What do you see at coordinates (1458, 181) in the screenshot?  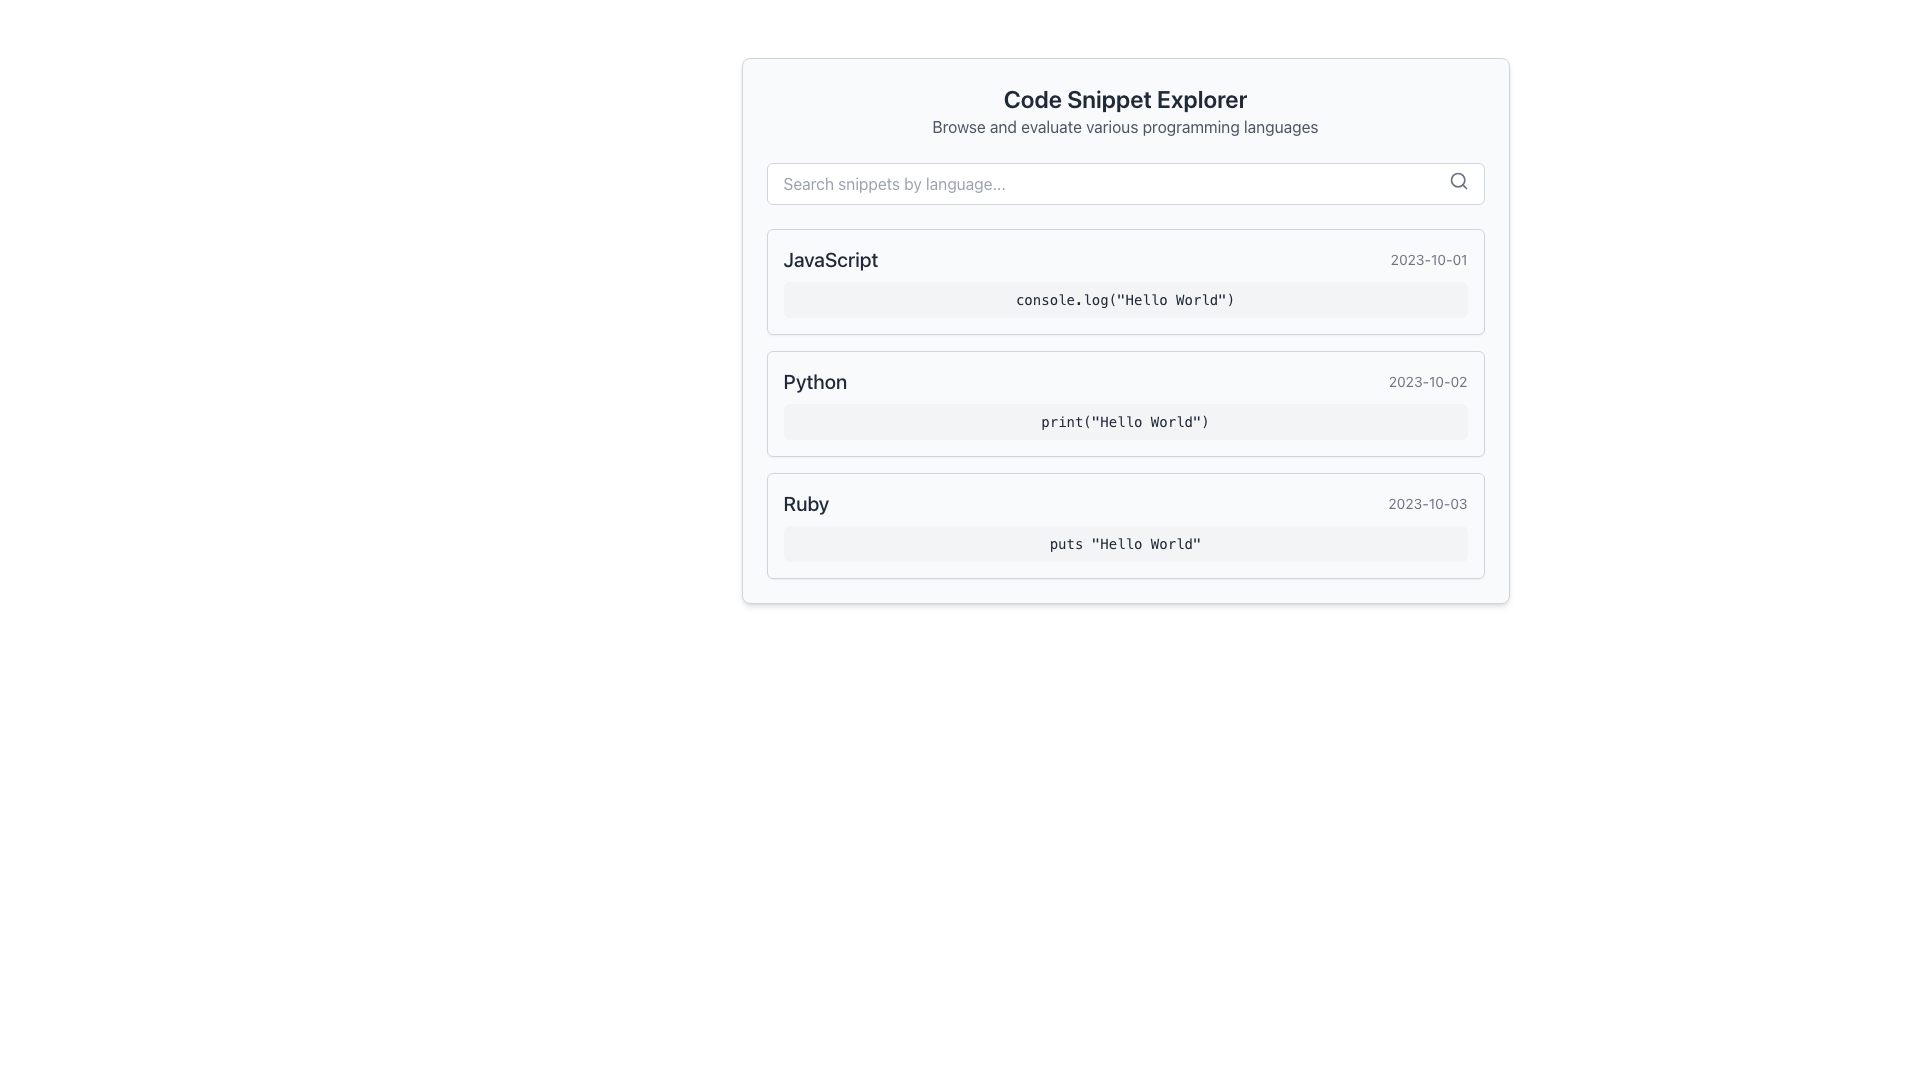 I see `the search icon located at the top-right corner of the search input field, which visually indicates the search functionality` at bounding box center [1458, 181].